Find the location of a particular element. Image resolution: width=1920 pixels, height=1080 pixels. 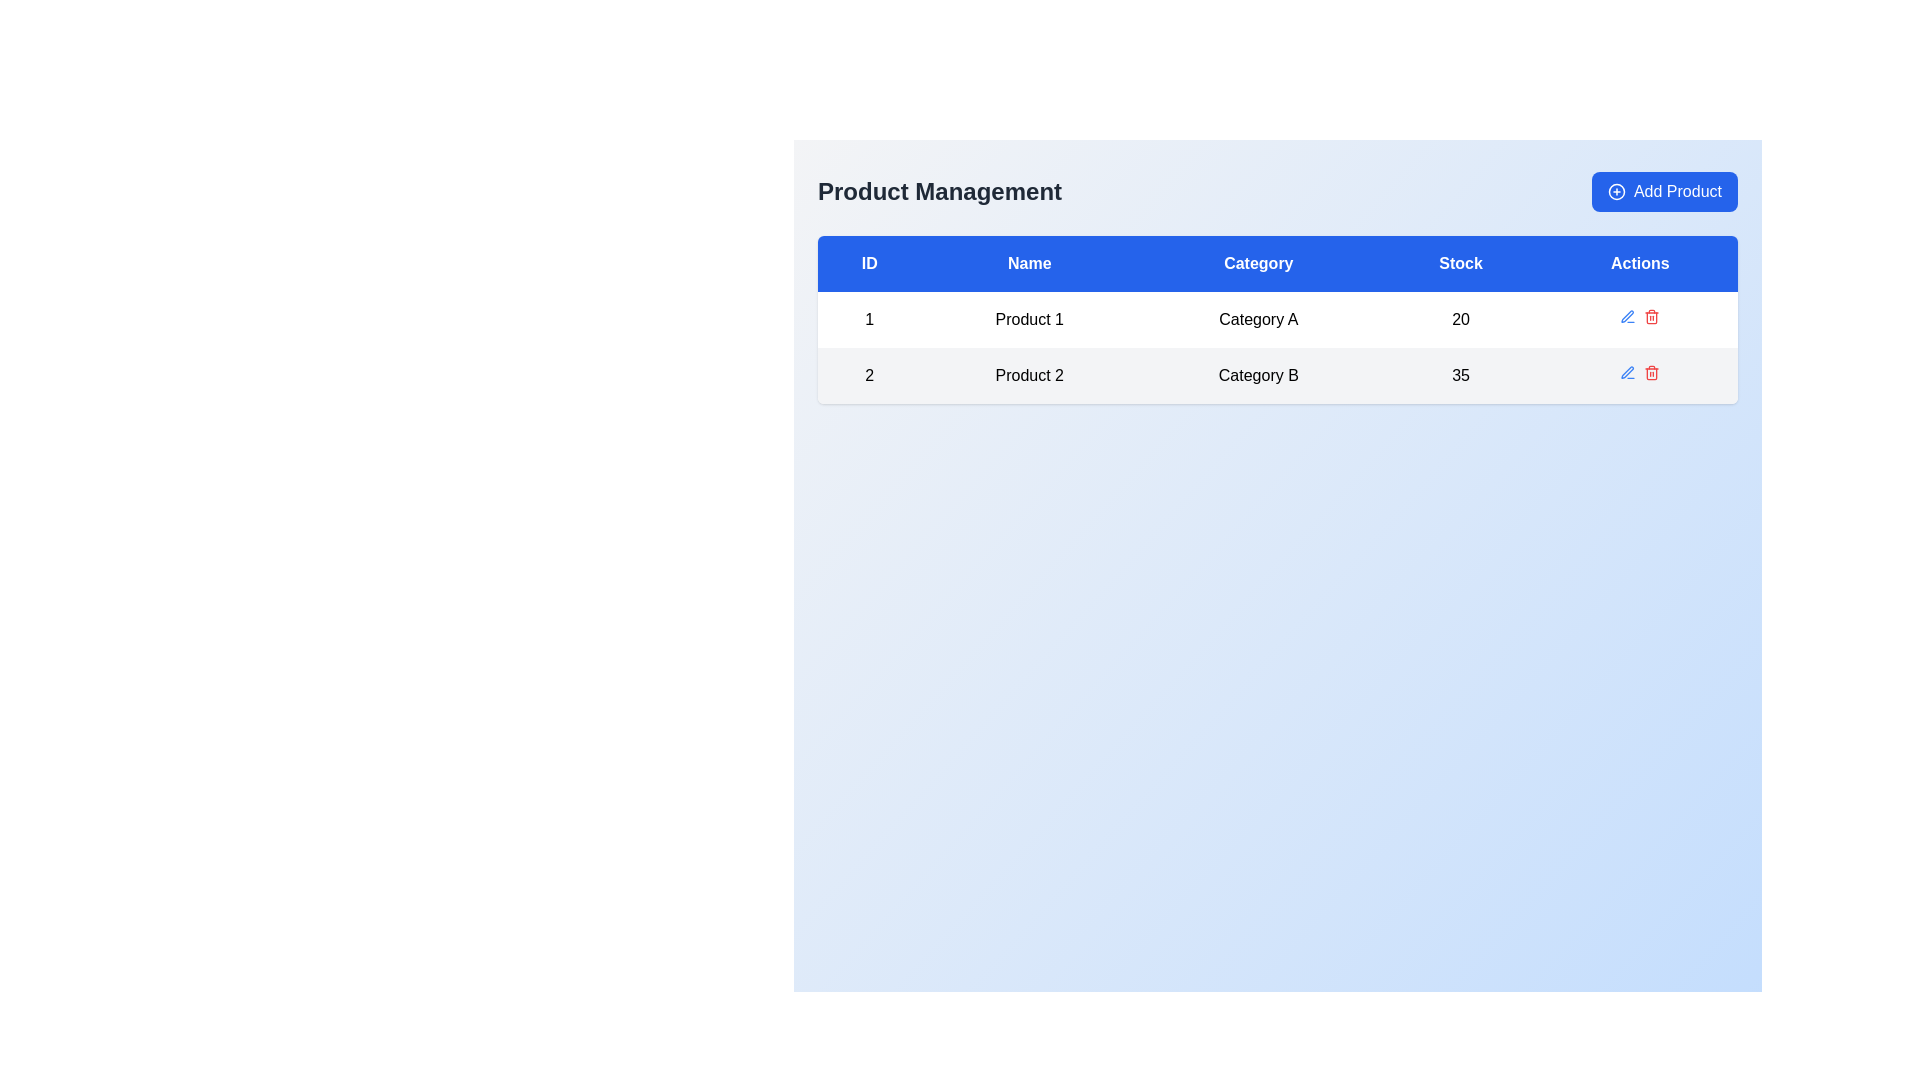

the pencil-shaped edit icon located in the second row of the Actions column of the data table is located at coordinates (1627, 372).